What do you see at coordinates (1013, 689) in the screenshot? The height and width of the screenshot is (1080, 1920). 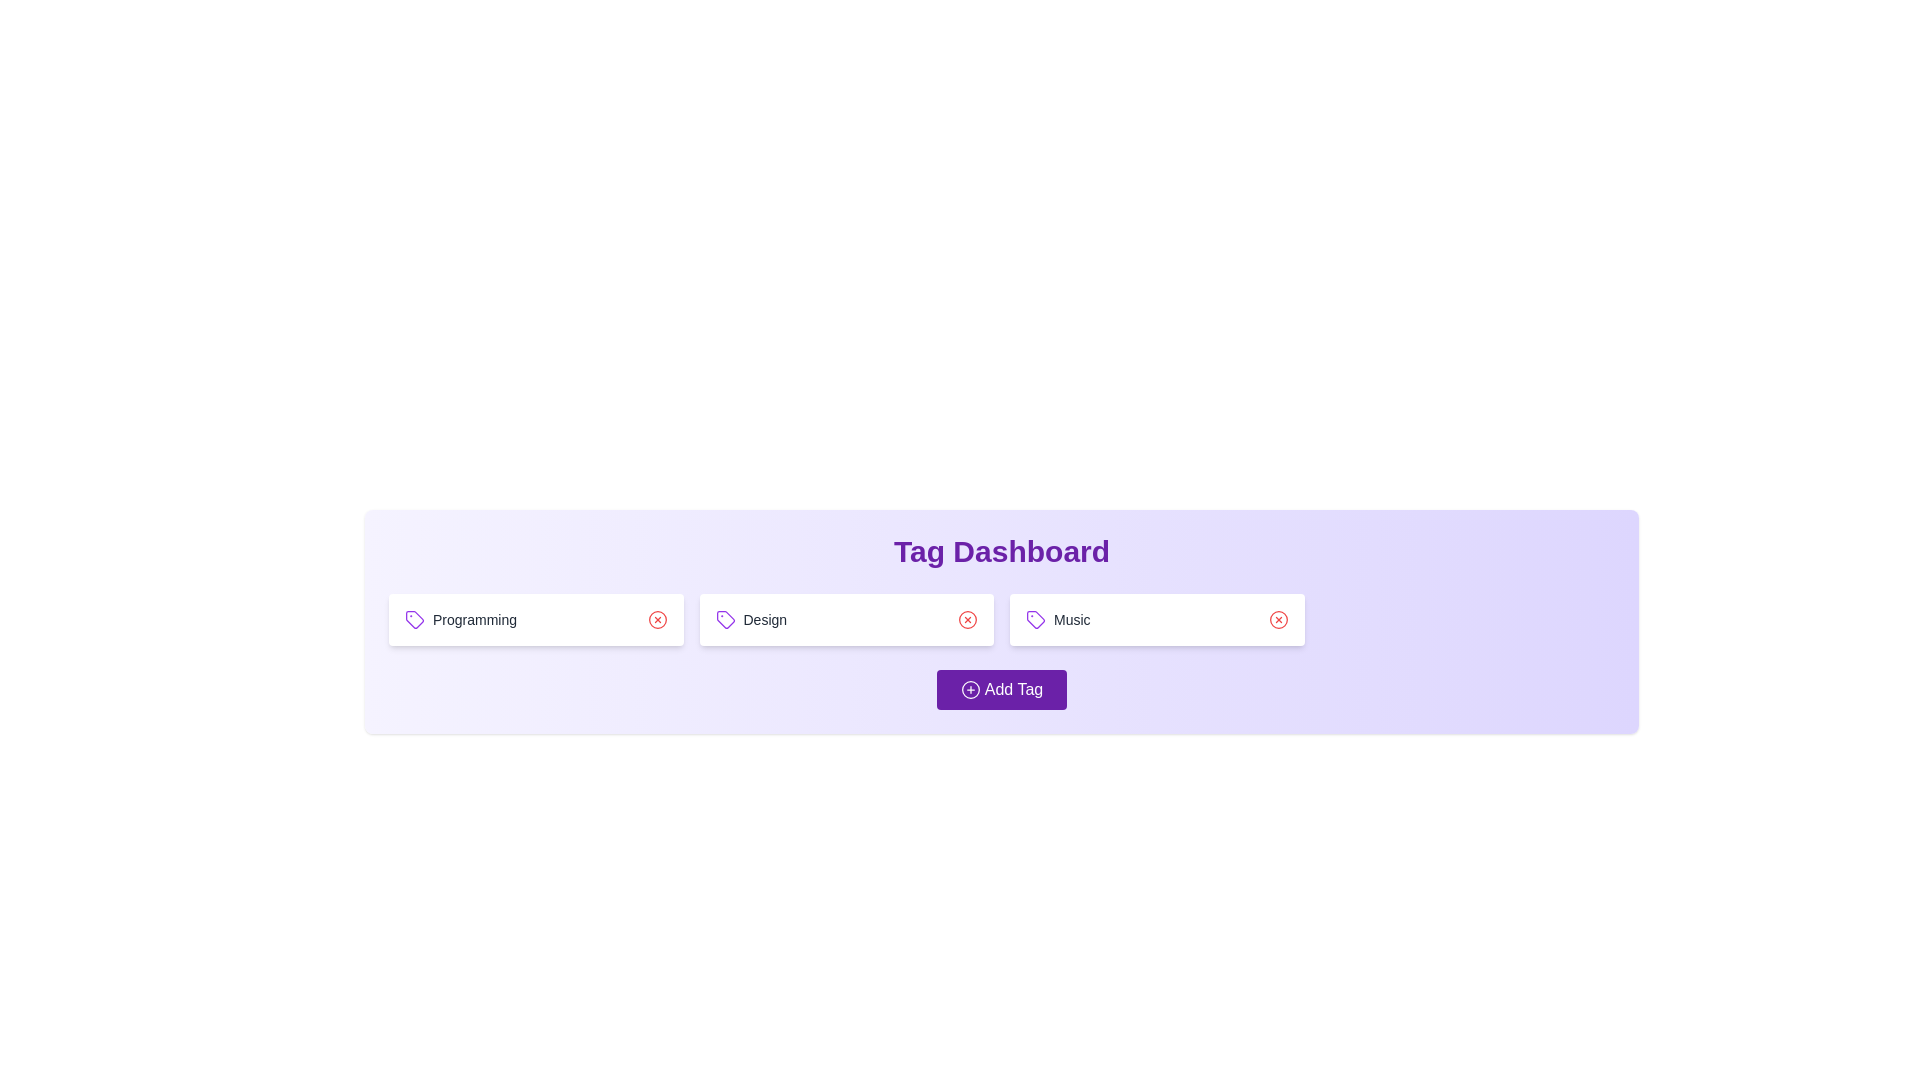 I see `the text label located inside the purple button at the lower-central part of the interface` at bounding box center [1013, 689].